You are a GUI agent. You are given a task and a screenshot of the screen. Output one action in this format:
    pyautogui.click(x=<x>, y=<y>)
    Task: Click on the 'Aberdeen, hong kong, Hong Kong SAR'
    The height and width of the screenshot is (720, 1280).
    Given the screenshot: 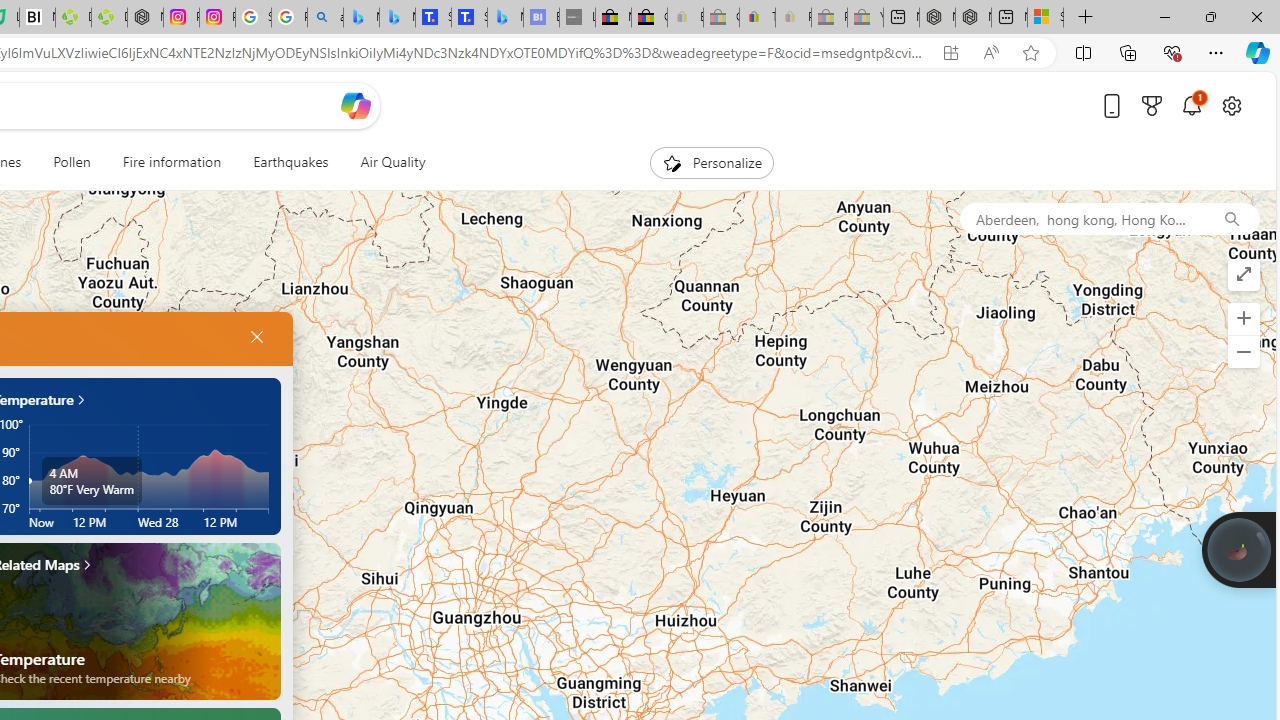 What is the action you would take?
    pyautogui.click(x=1080, y=218)
    